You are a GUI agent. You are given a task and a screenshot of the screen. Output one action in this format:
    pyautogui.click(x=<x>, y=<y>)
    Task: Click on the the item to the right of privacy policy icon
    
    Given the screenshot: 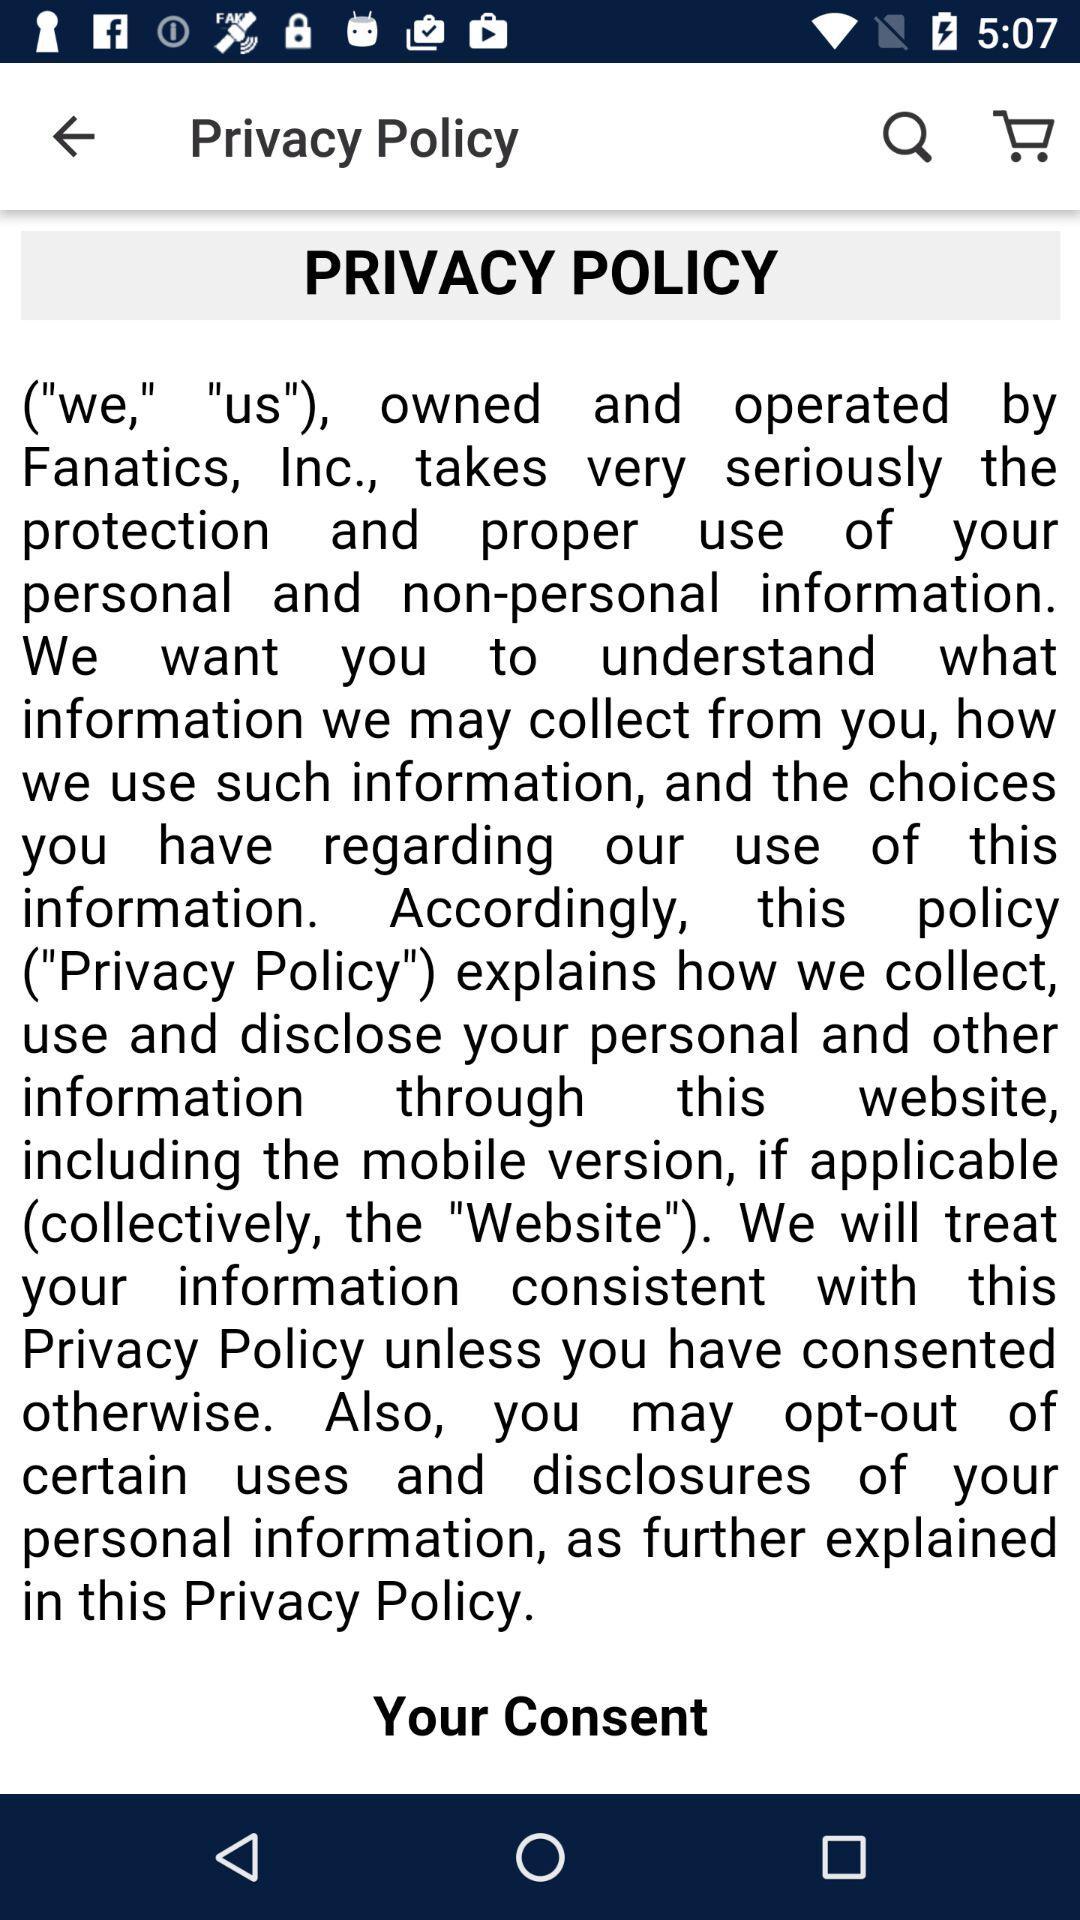 What is the action you would take?
    pyautogui.click(x=906, y=135)
    